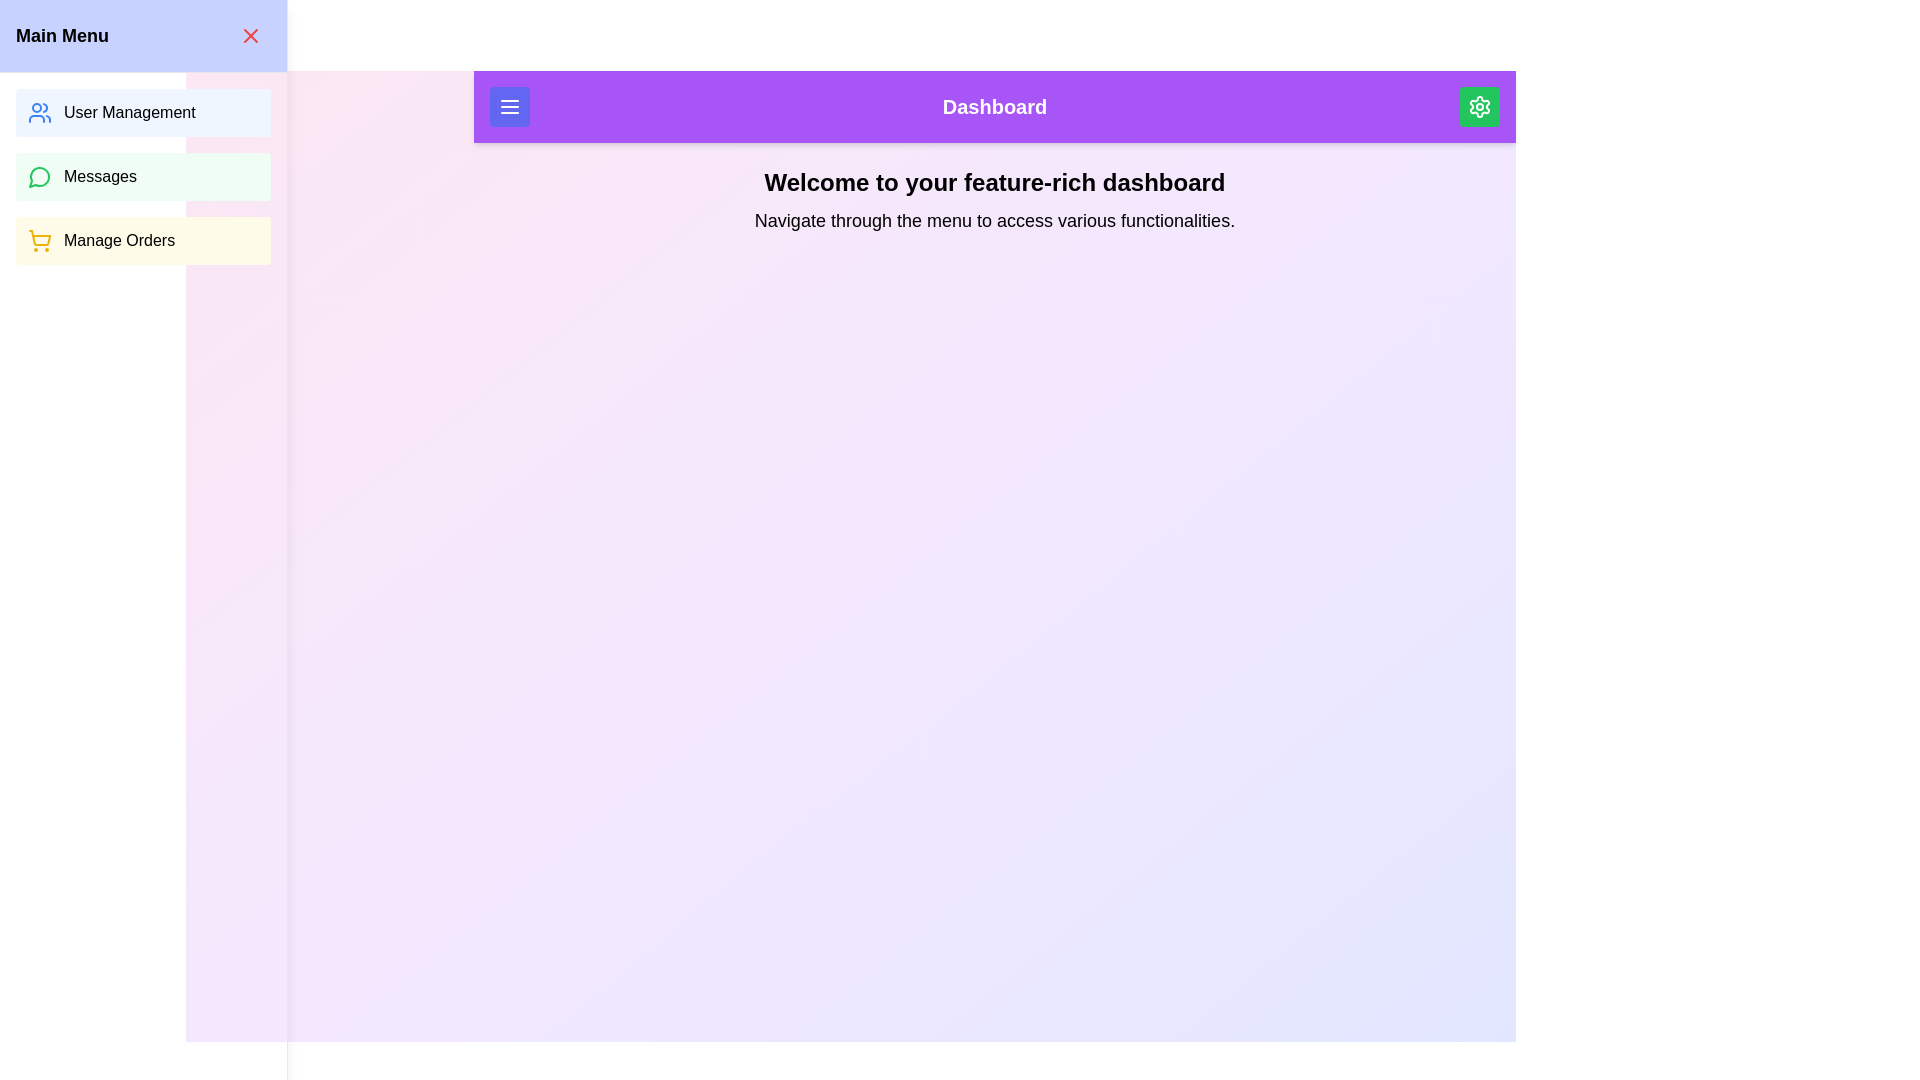  I want to click on the gear-like settings icon located at the top-right corner of the interface, so click(1479, 107).